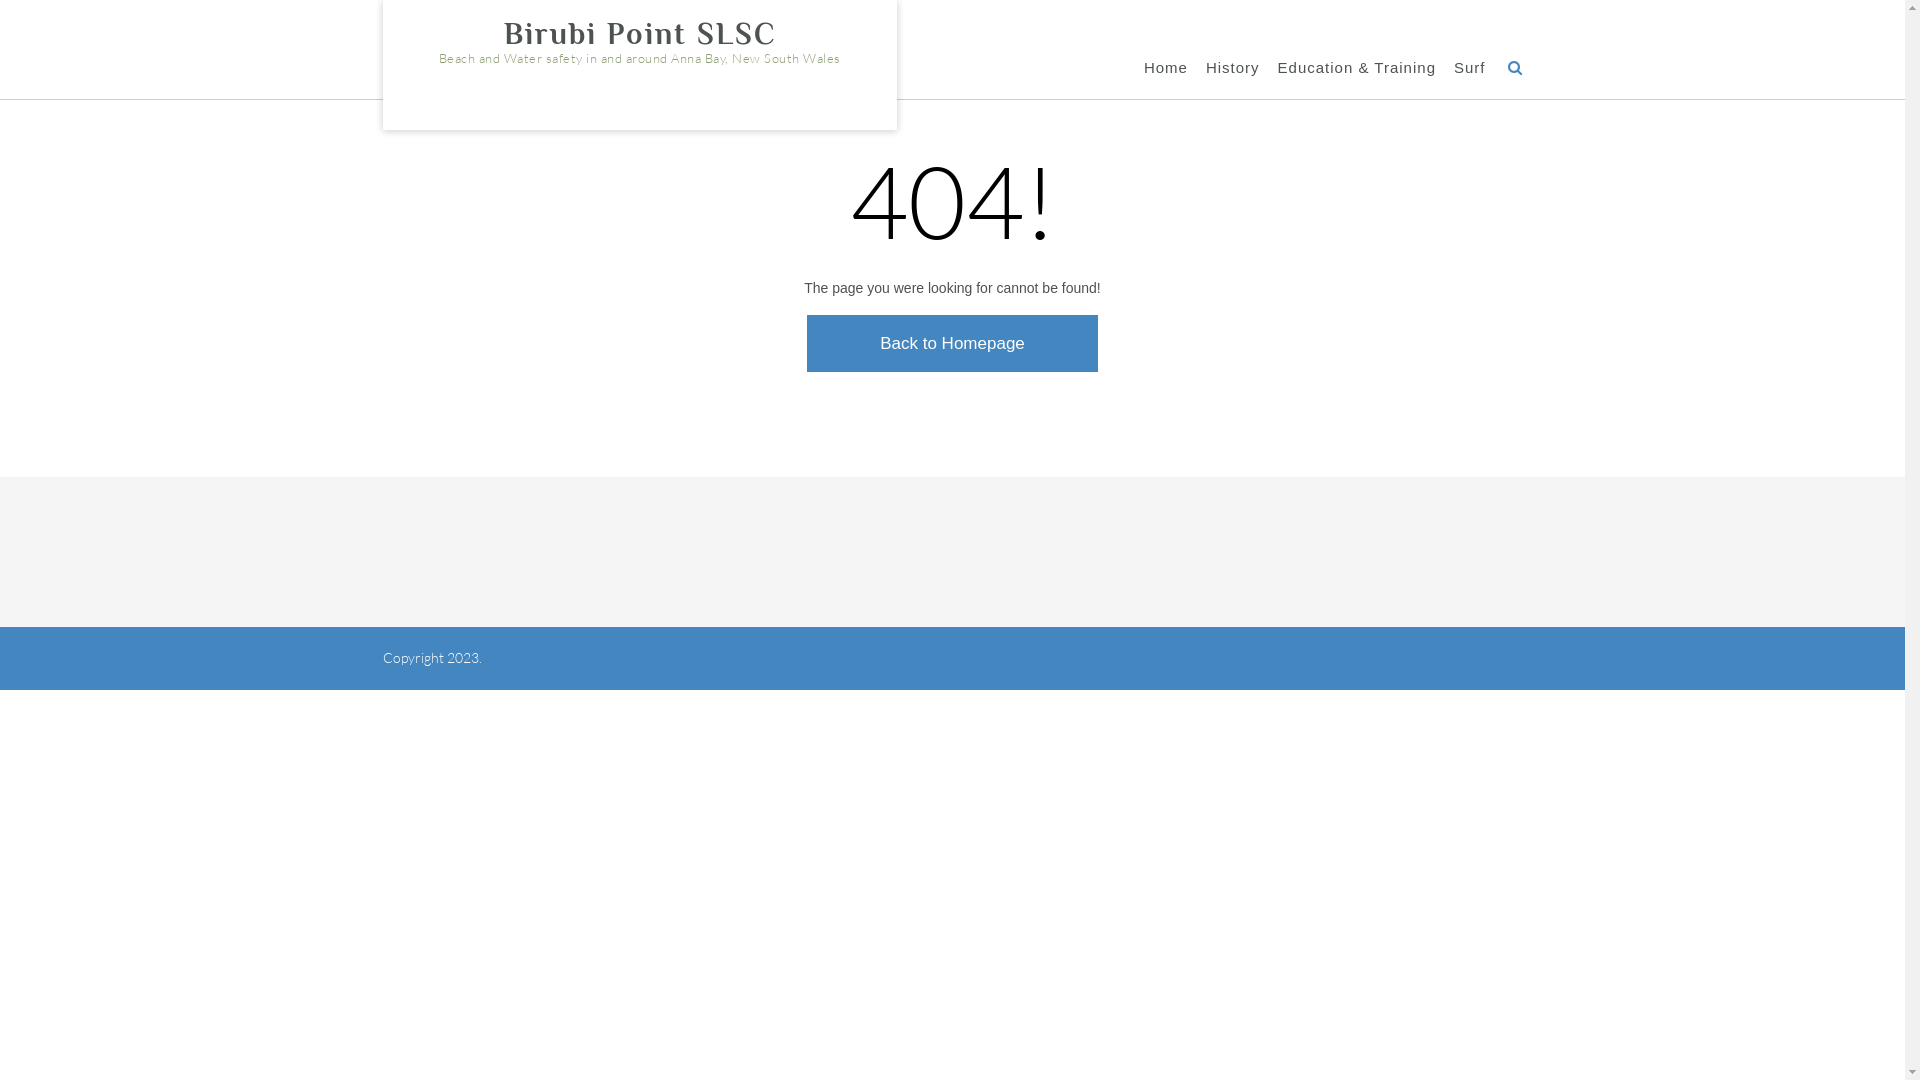  I want to click on 'Home', so click(1143, 67).